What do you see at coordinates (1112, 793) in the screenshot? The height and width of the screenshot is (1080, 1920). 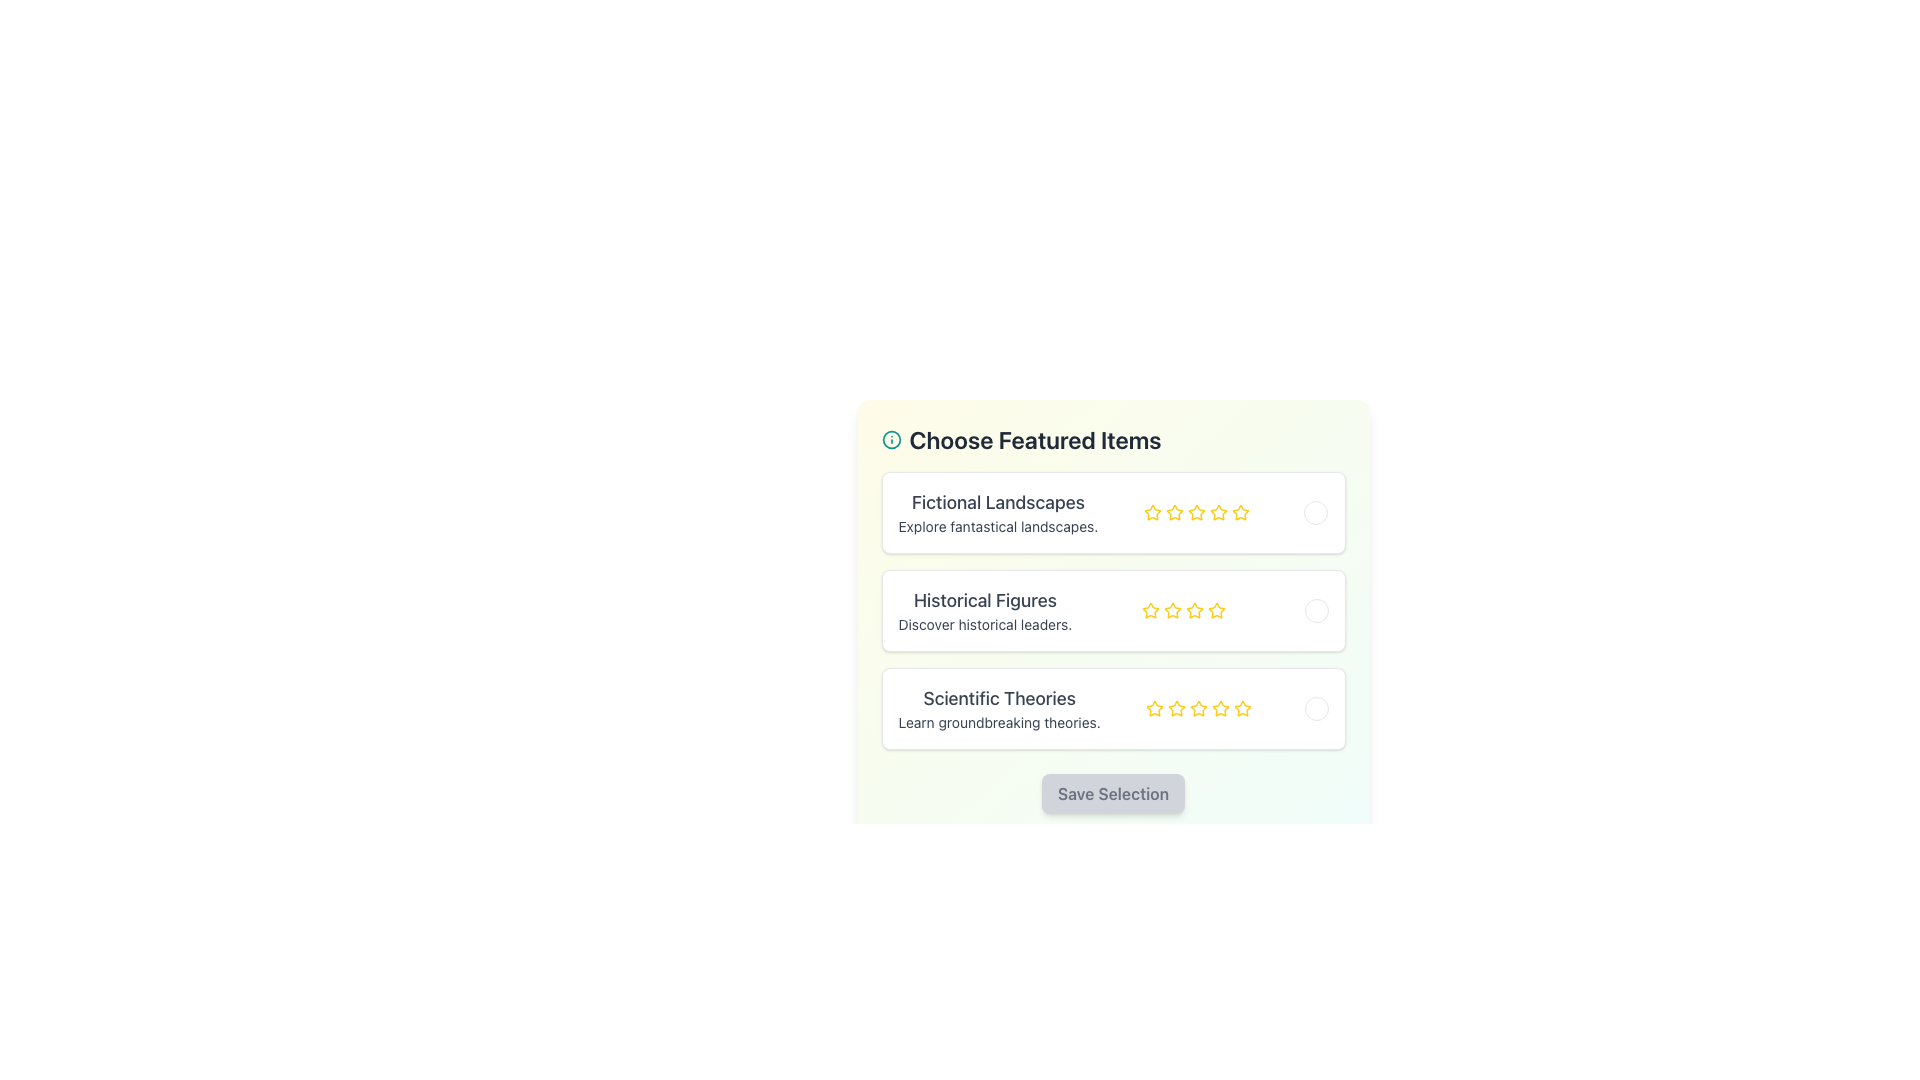 I see `the 'Save Selection' button, which is a rectangular button with rounded corners, light gray background, and darker gray text, located below the 'Choose Featured Items' section` at bounding box center [1112, 793].